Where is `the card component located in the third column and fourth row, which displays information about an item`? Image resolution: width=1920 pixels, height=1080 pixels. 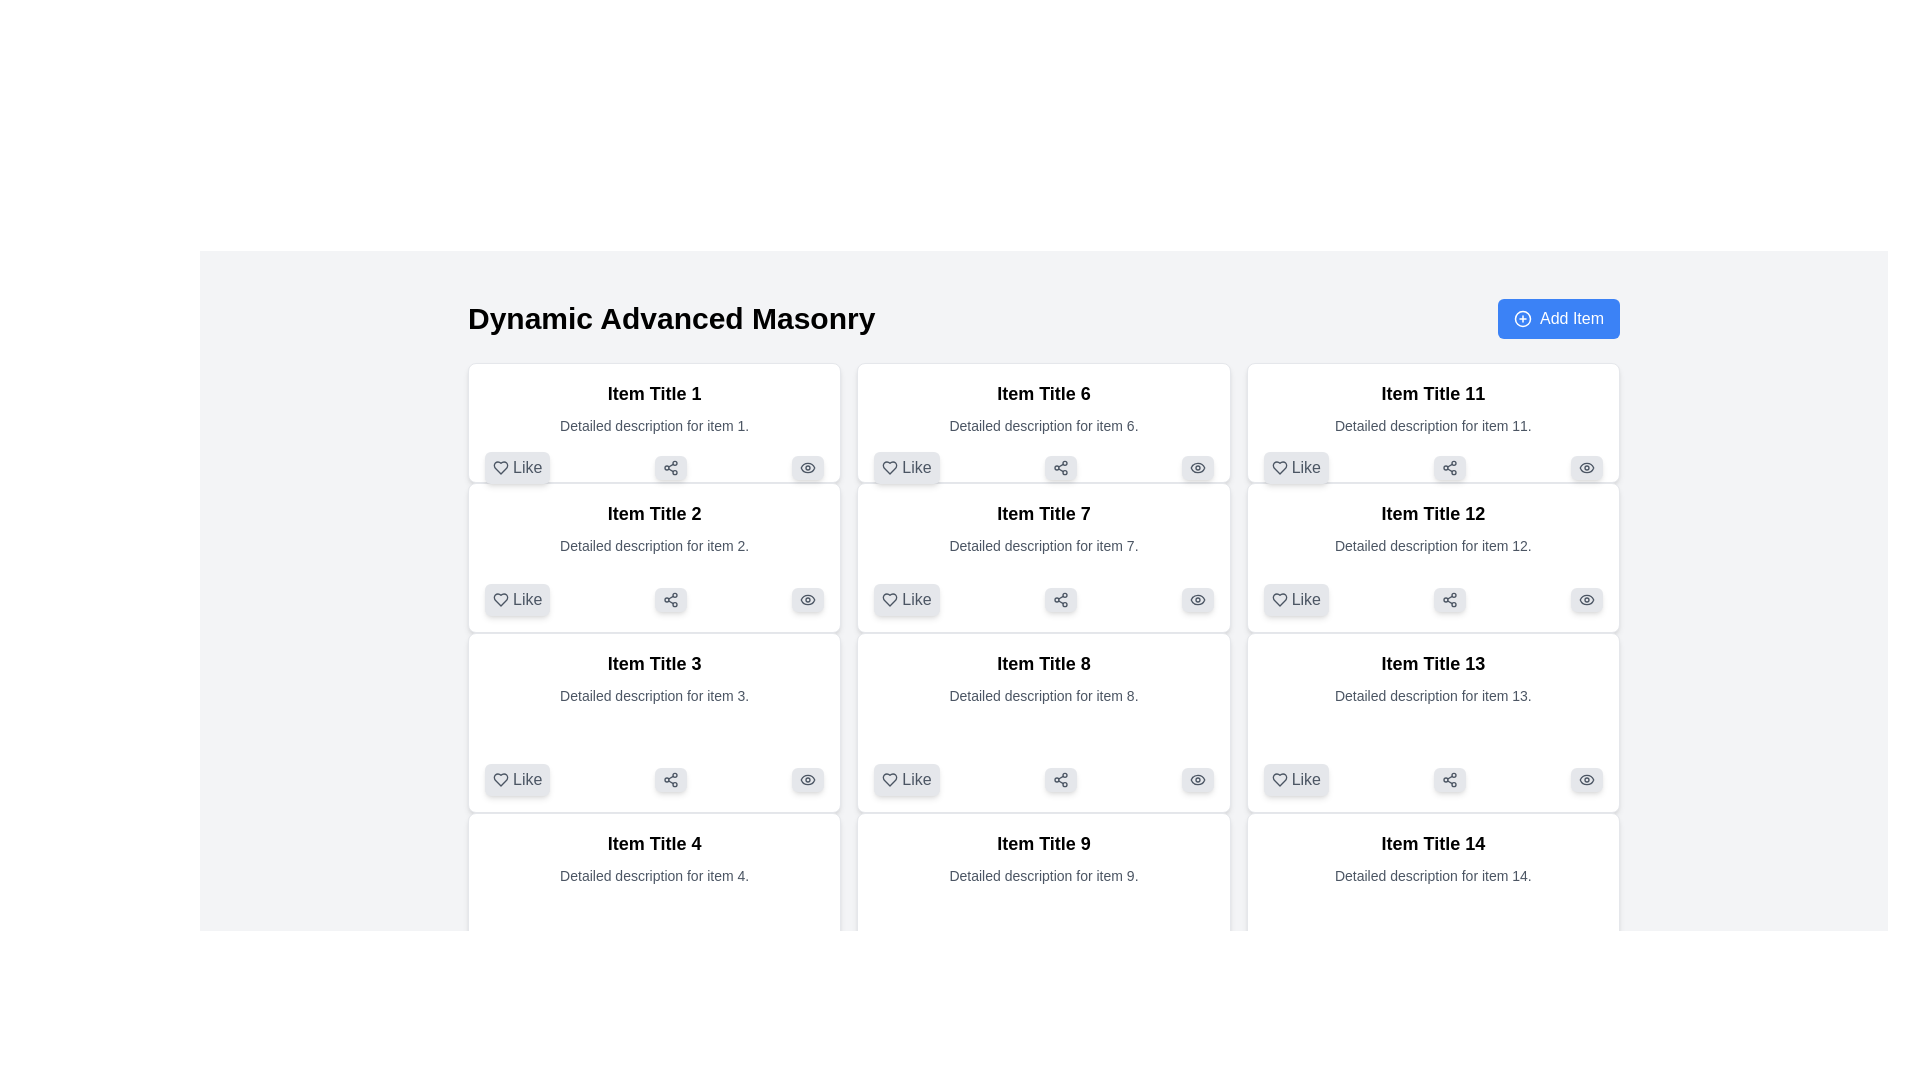
the card component located in the third column and fourth row, which displays information about an item is located at coordinates (1042, 918).